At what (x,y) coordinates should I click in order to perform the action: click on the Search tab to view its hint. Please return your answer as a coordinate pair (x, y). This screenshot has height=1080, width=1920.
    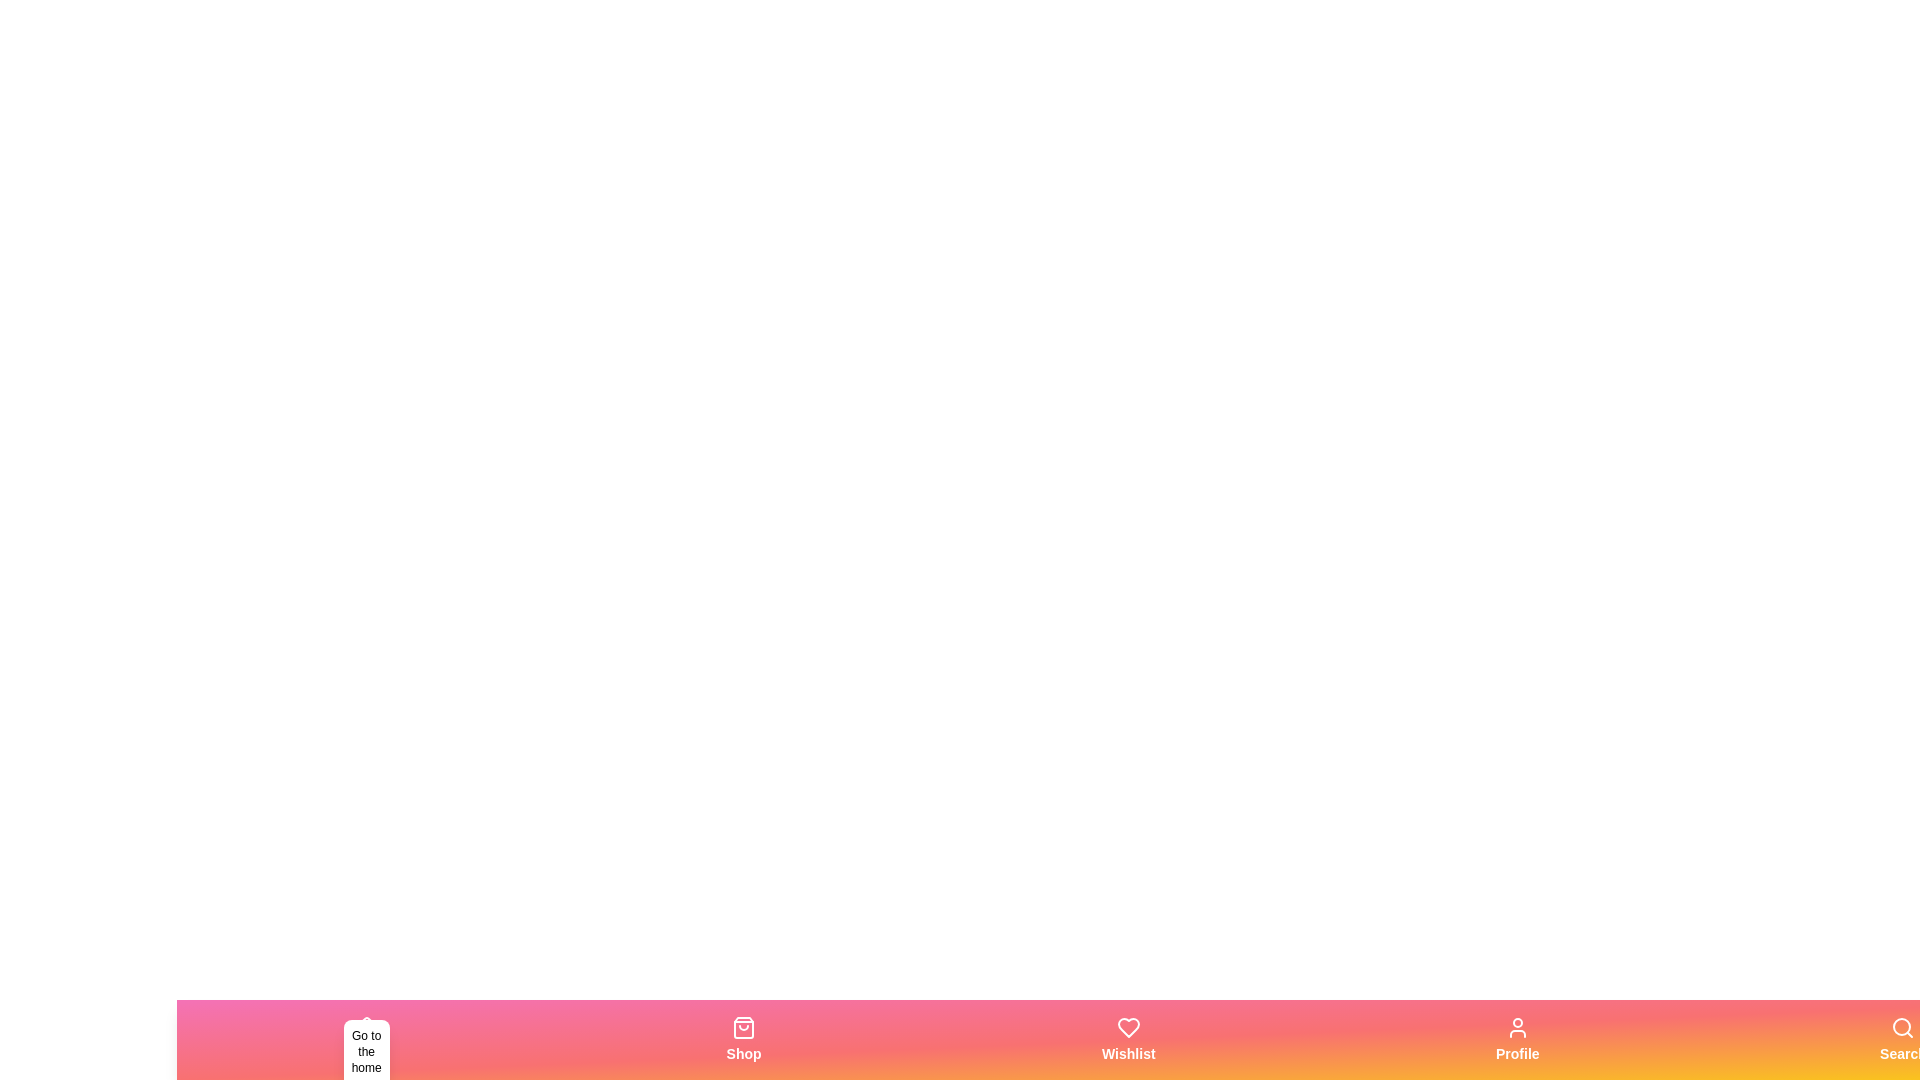
    Looking at the image, I should click on (1902, 1039).